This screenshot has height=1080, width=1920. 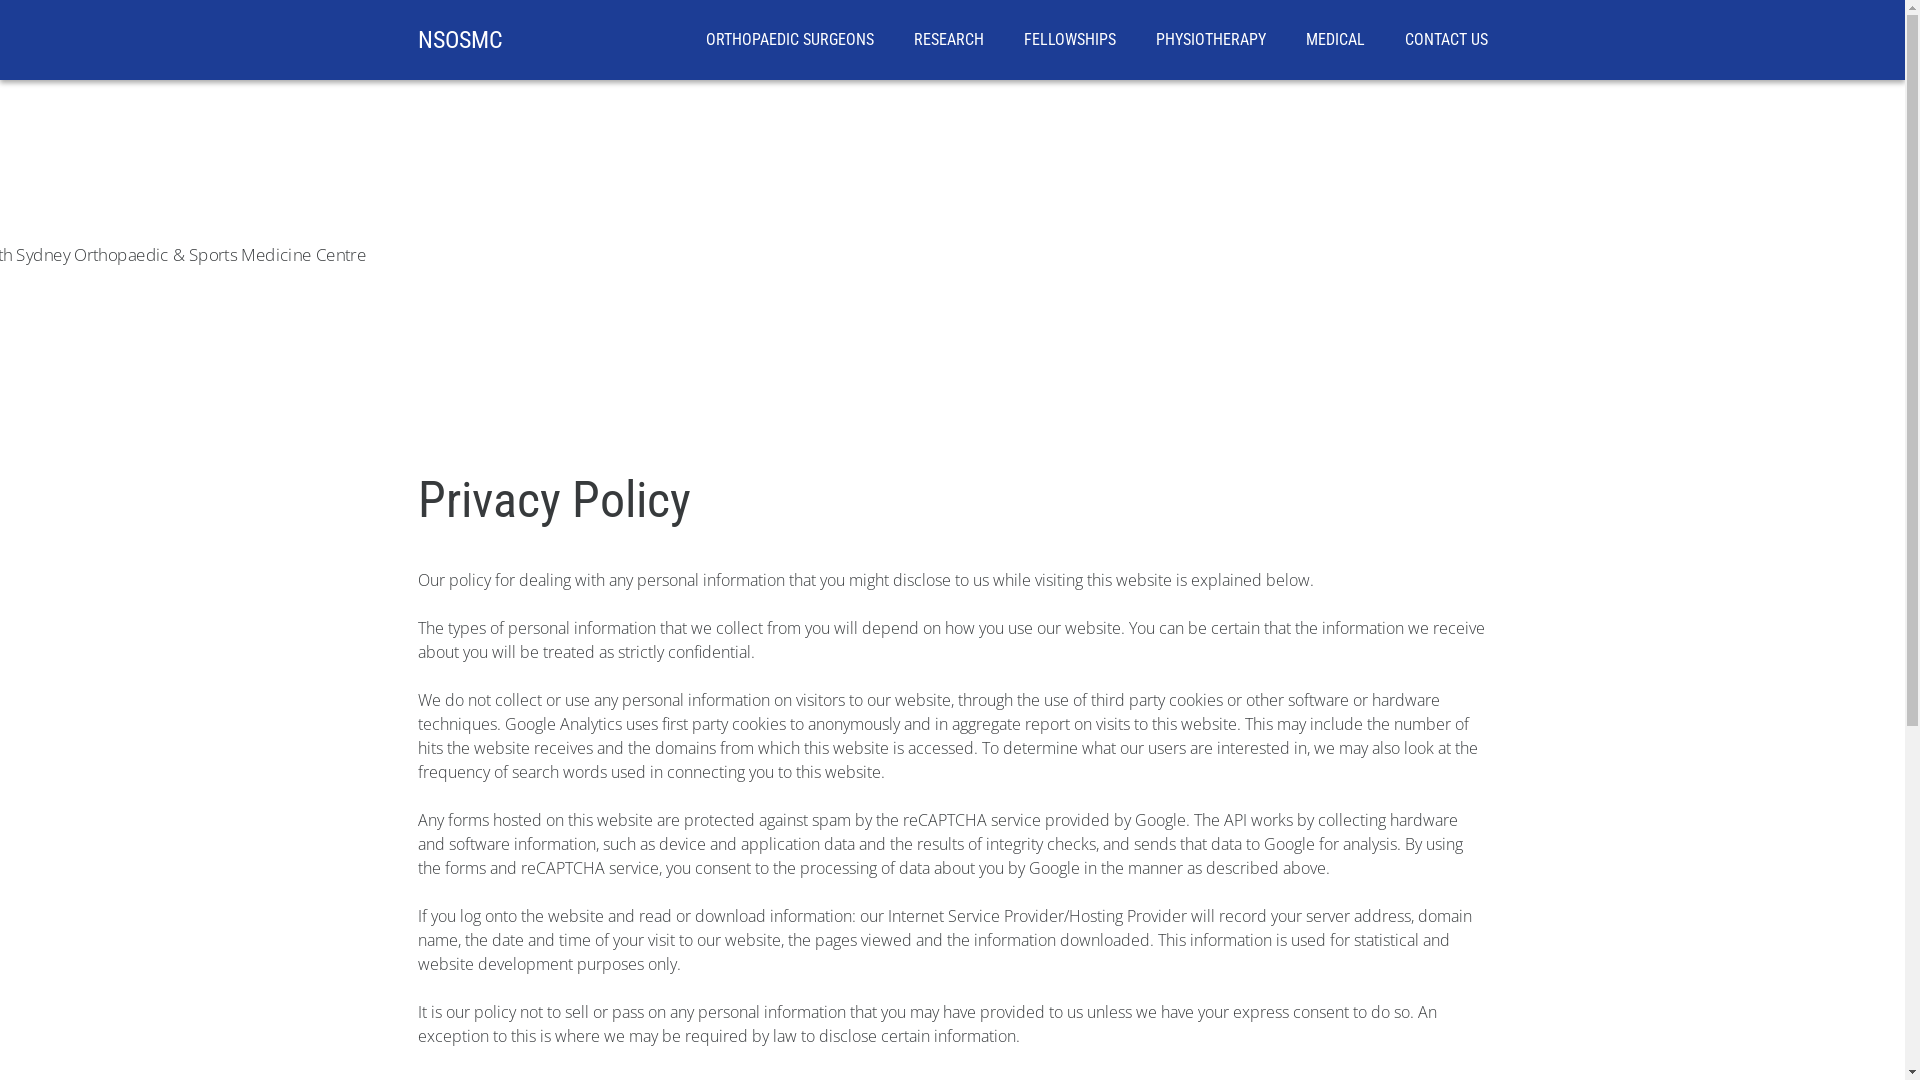 I want to click on 'NSOSMC', so click(x=459, y=39).